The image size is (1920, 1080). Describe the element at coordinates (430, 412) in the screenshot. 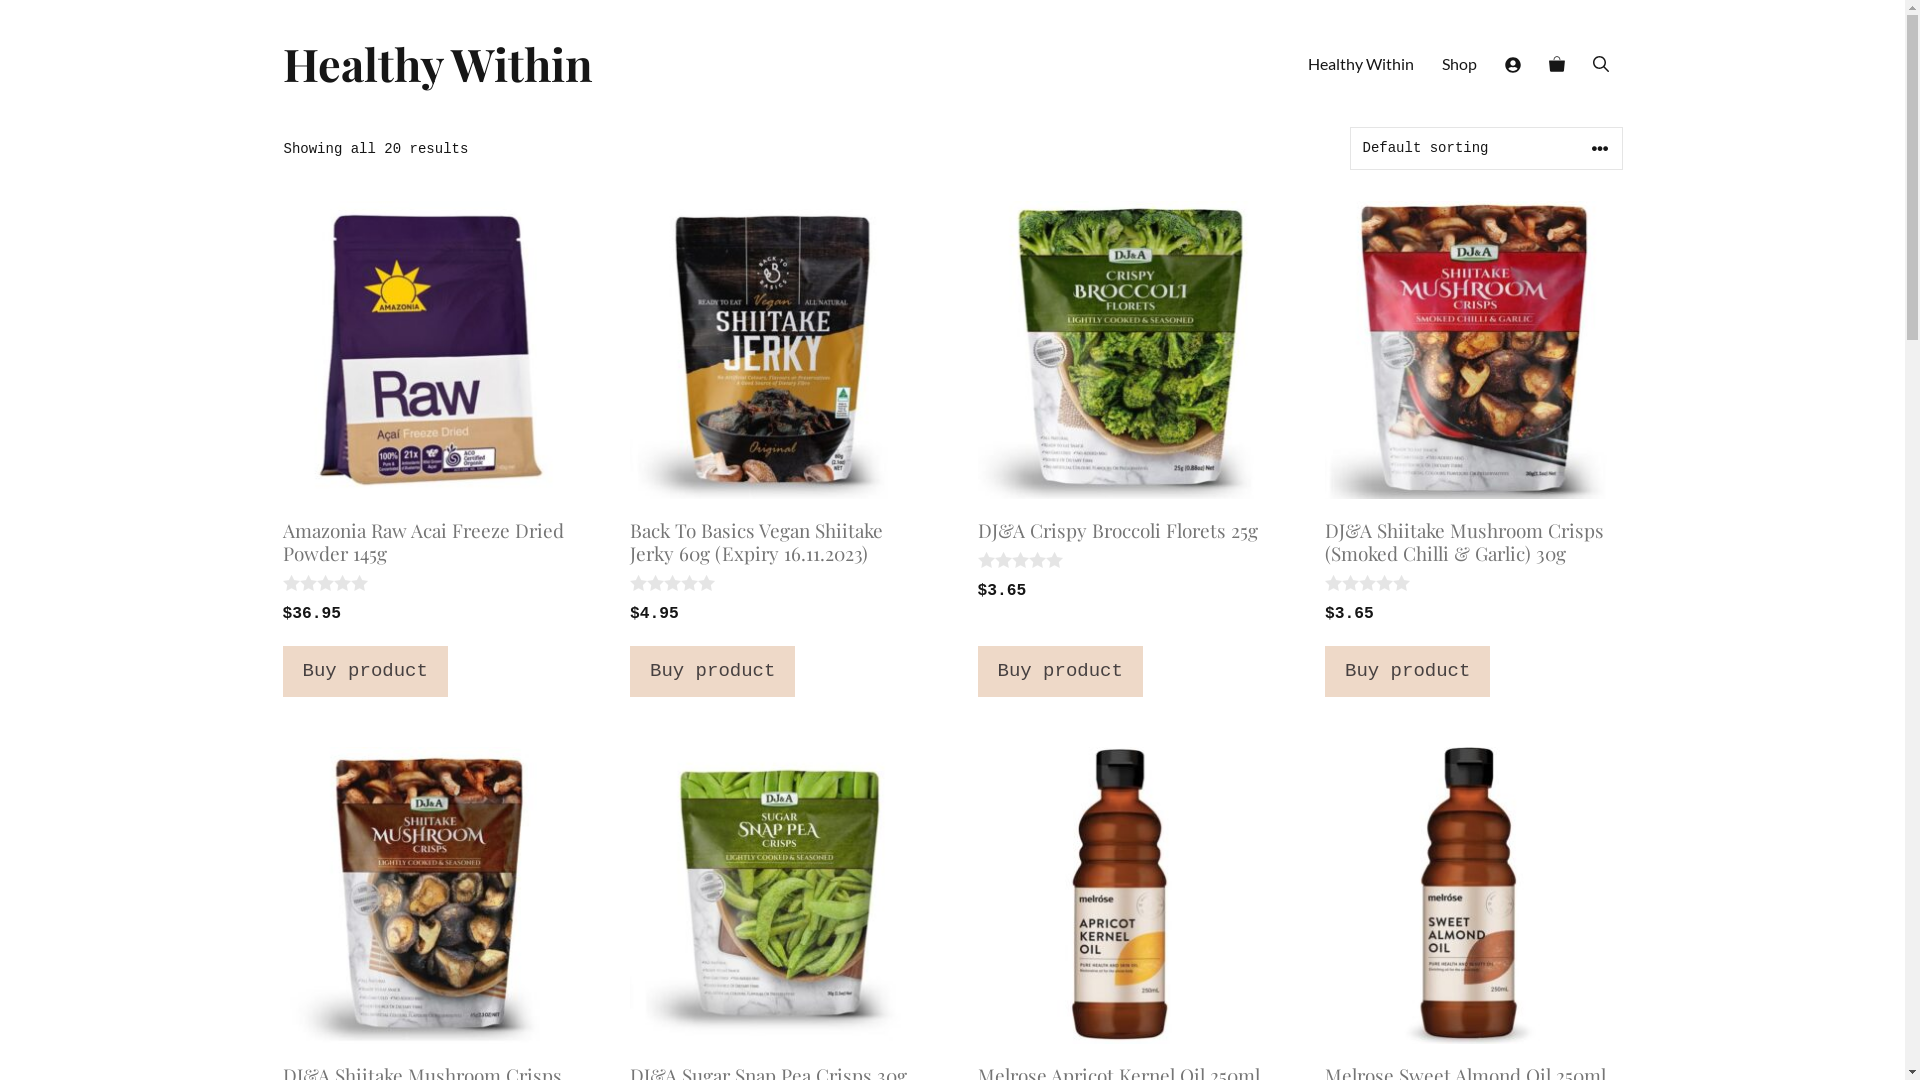

I see `'Amazonia Raw Acai Freeze Dried Powder 145g` at that location.